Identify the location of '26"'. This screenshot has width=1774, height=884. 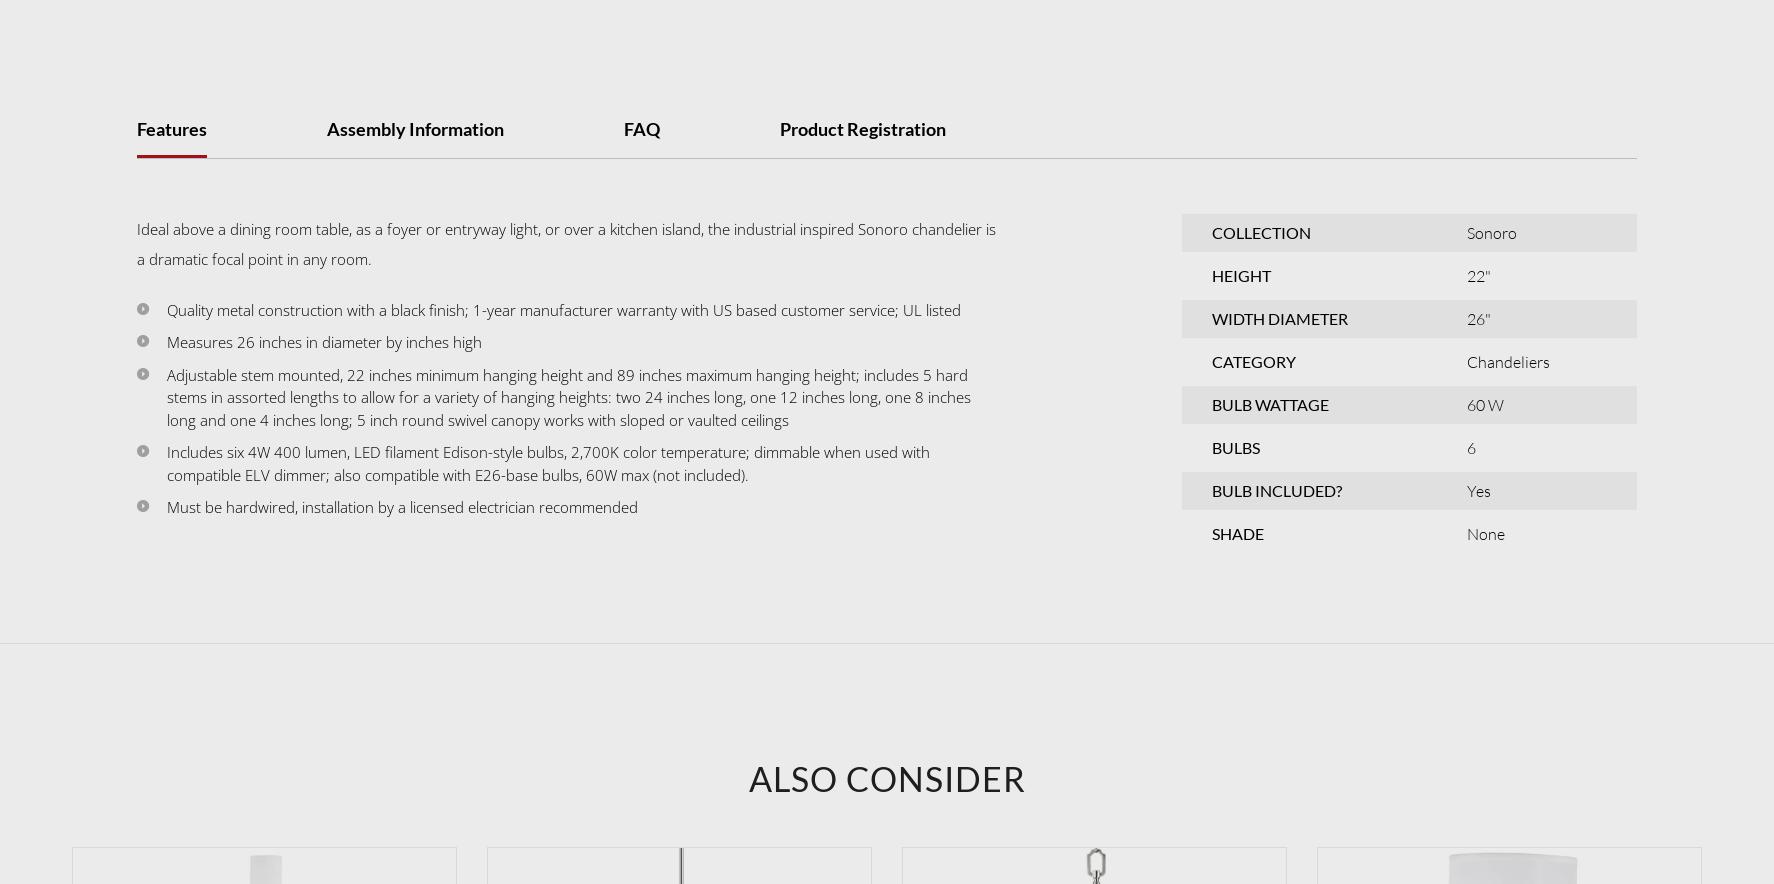
(1477, 317).